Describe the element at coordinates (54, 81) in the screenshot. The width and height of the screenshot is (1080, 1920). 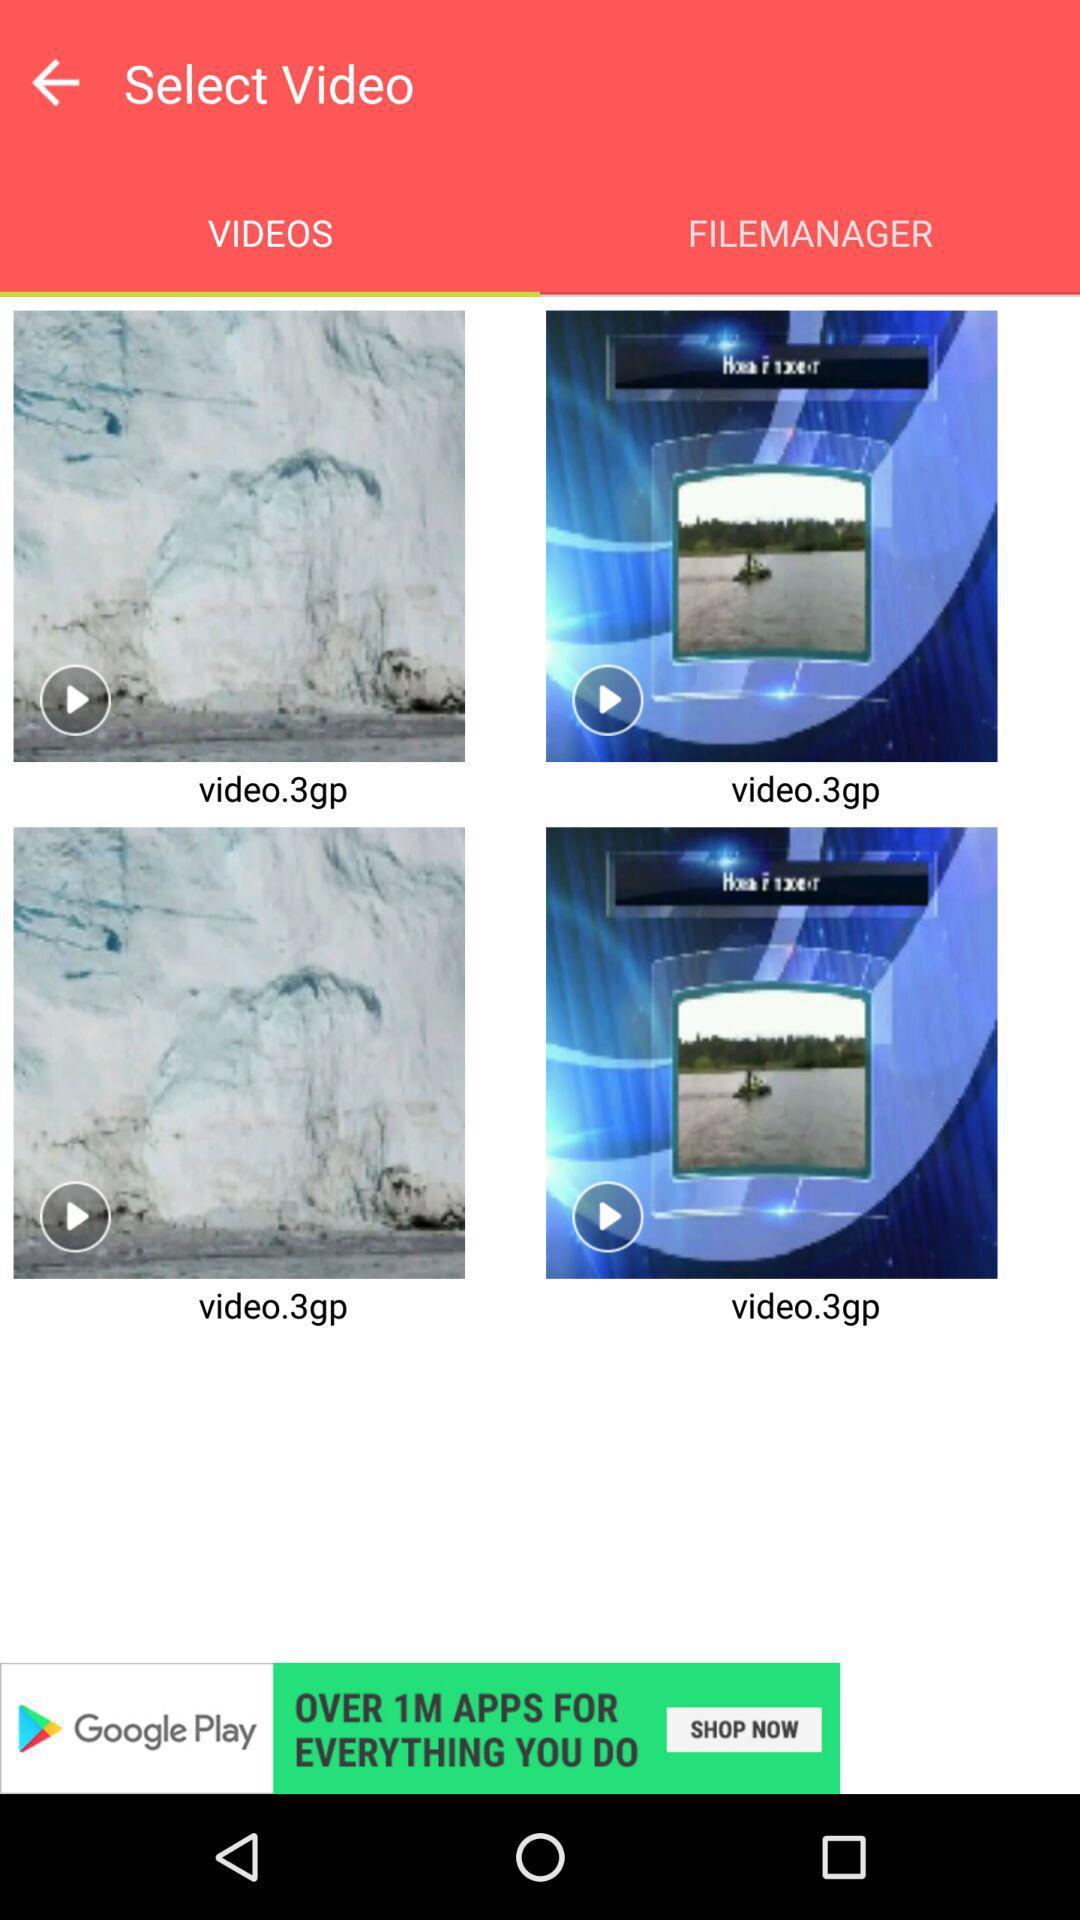
I see `go back` at that location.